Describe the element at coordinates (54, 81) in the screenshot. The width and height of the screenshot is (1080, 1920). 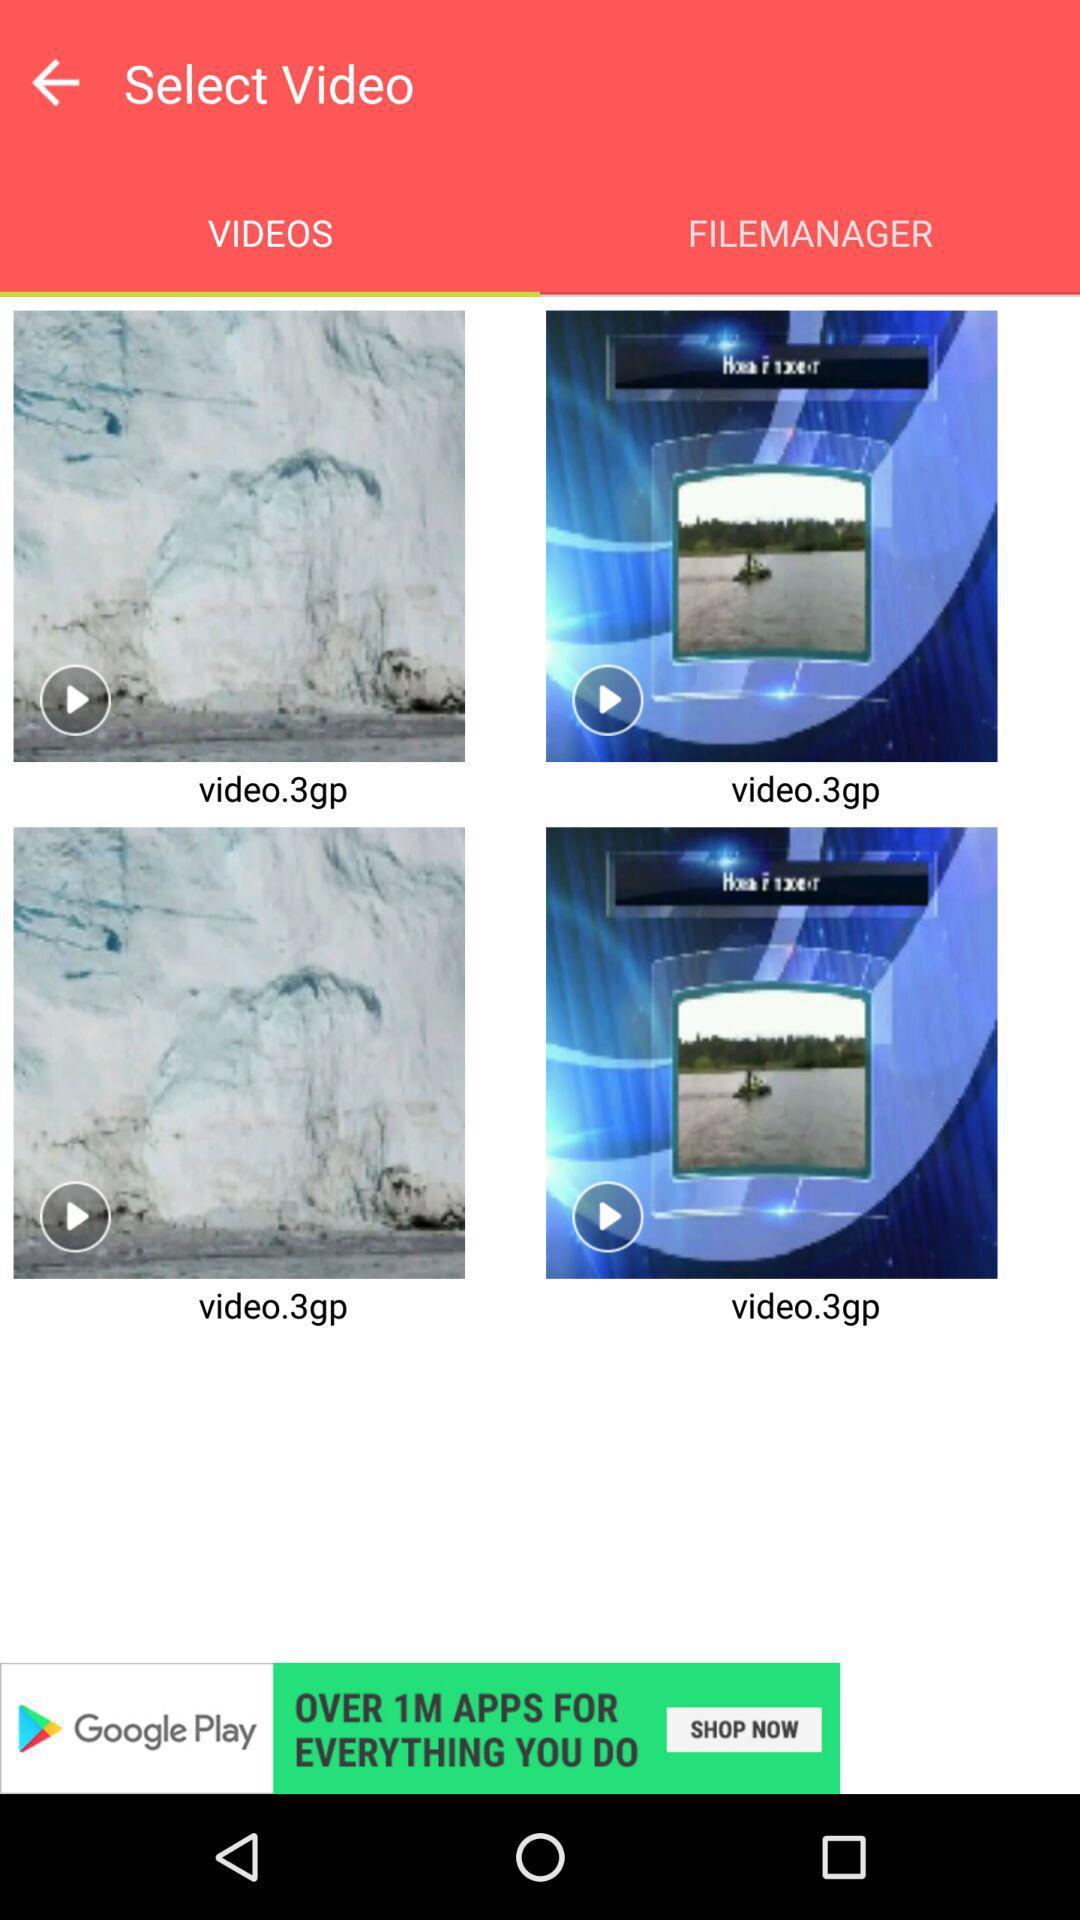
I see `go back` at that location.